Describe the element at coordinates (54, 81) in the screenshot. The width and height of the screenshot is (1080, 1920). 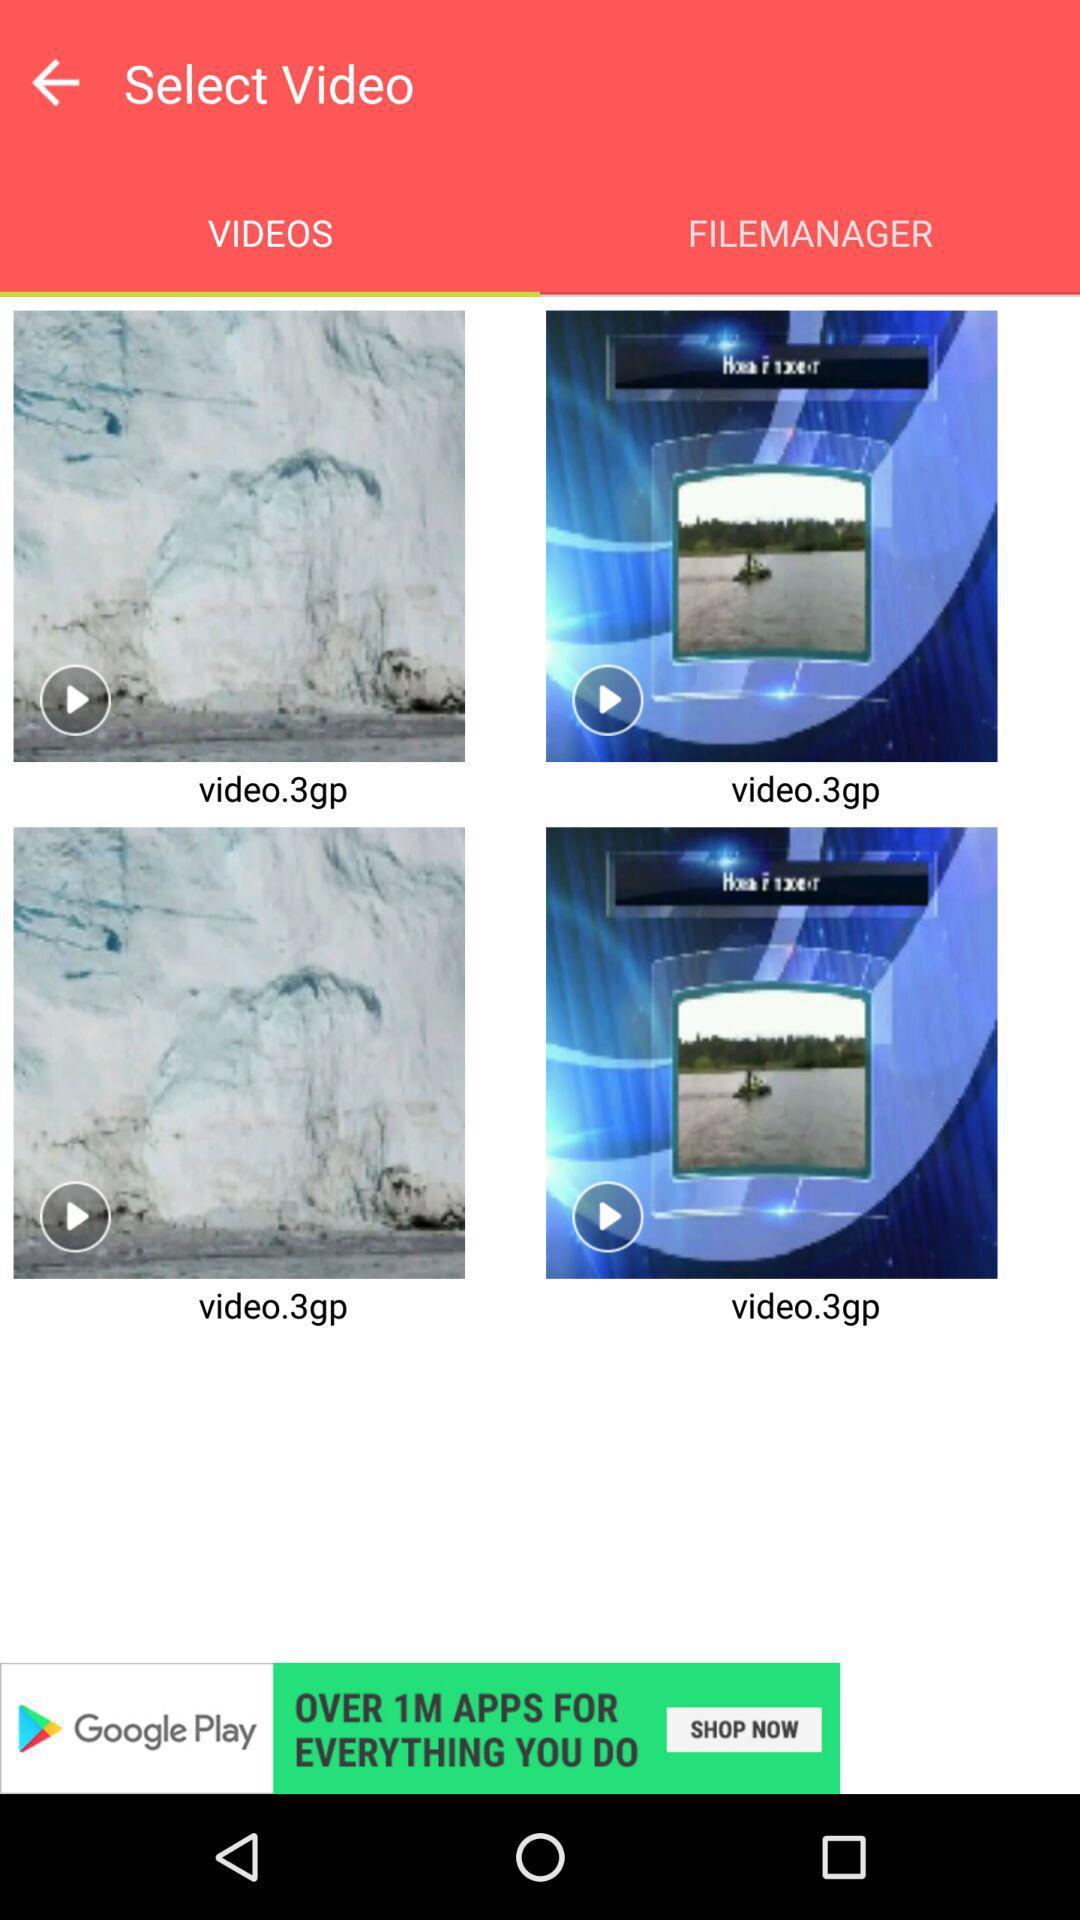
I see `go back` at that location.